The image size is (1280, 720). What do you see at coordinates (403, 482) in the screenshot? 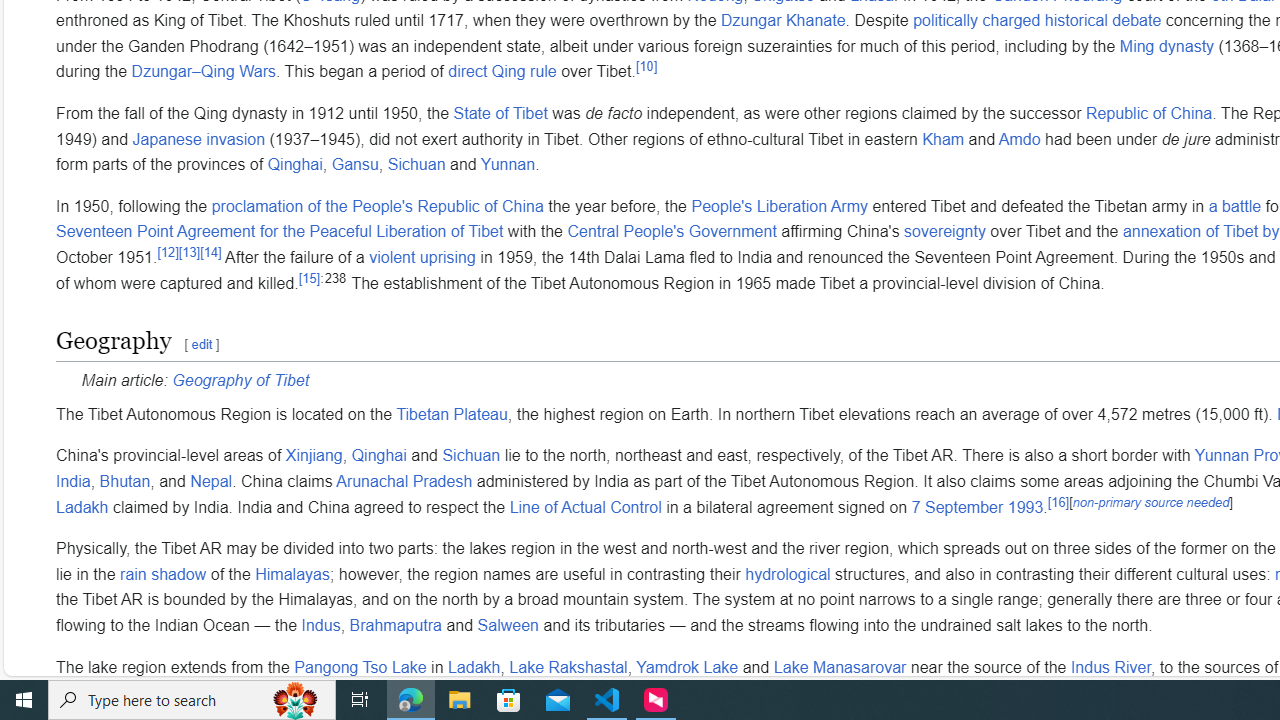
I see `'Arunachal Pradesh'` at bounding box center [403, 482].